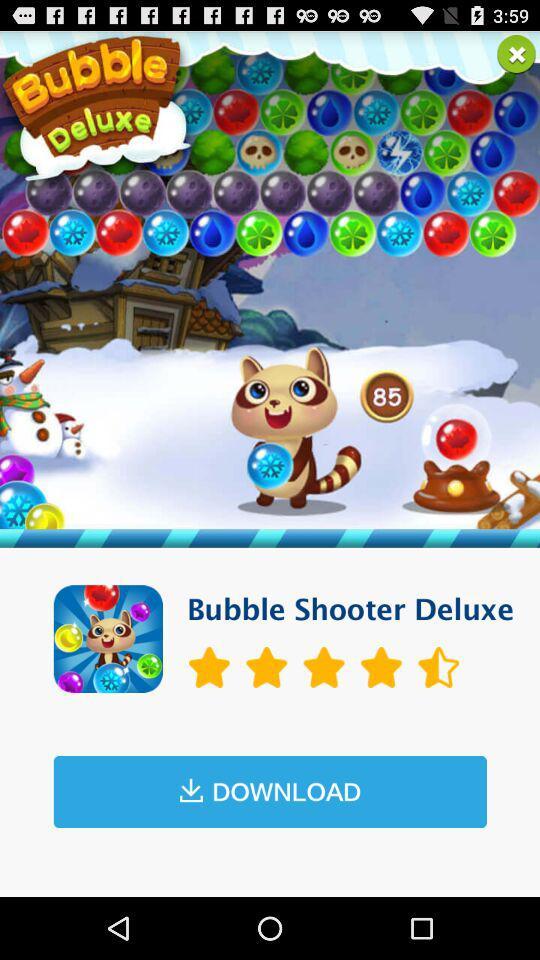 This screenshot has height=960, width=540. What do you see at coordinates (516, 53) in the screenshot?
I see `exit page` at bounding box center [516, 53].